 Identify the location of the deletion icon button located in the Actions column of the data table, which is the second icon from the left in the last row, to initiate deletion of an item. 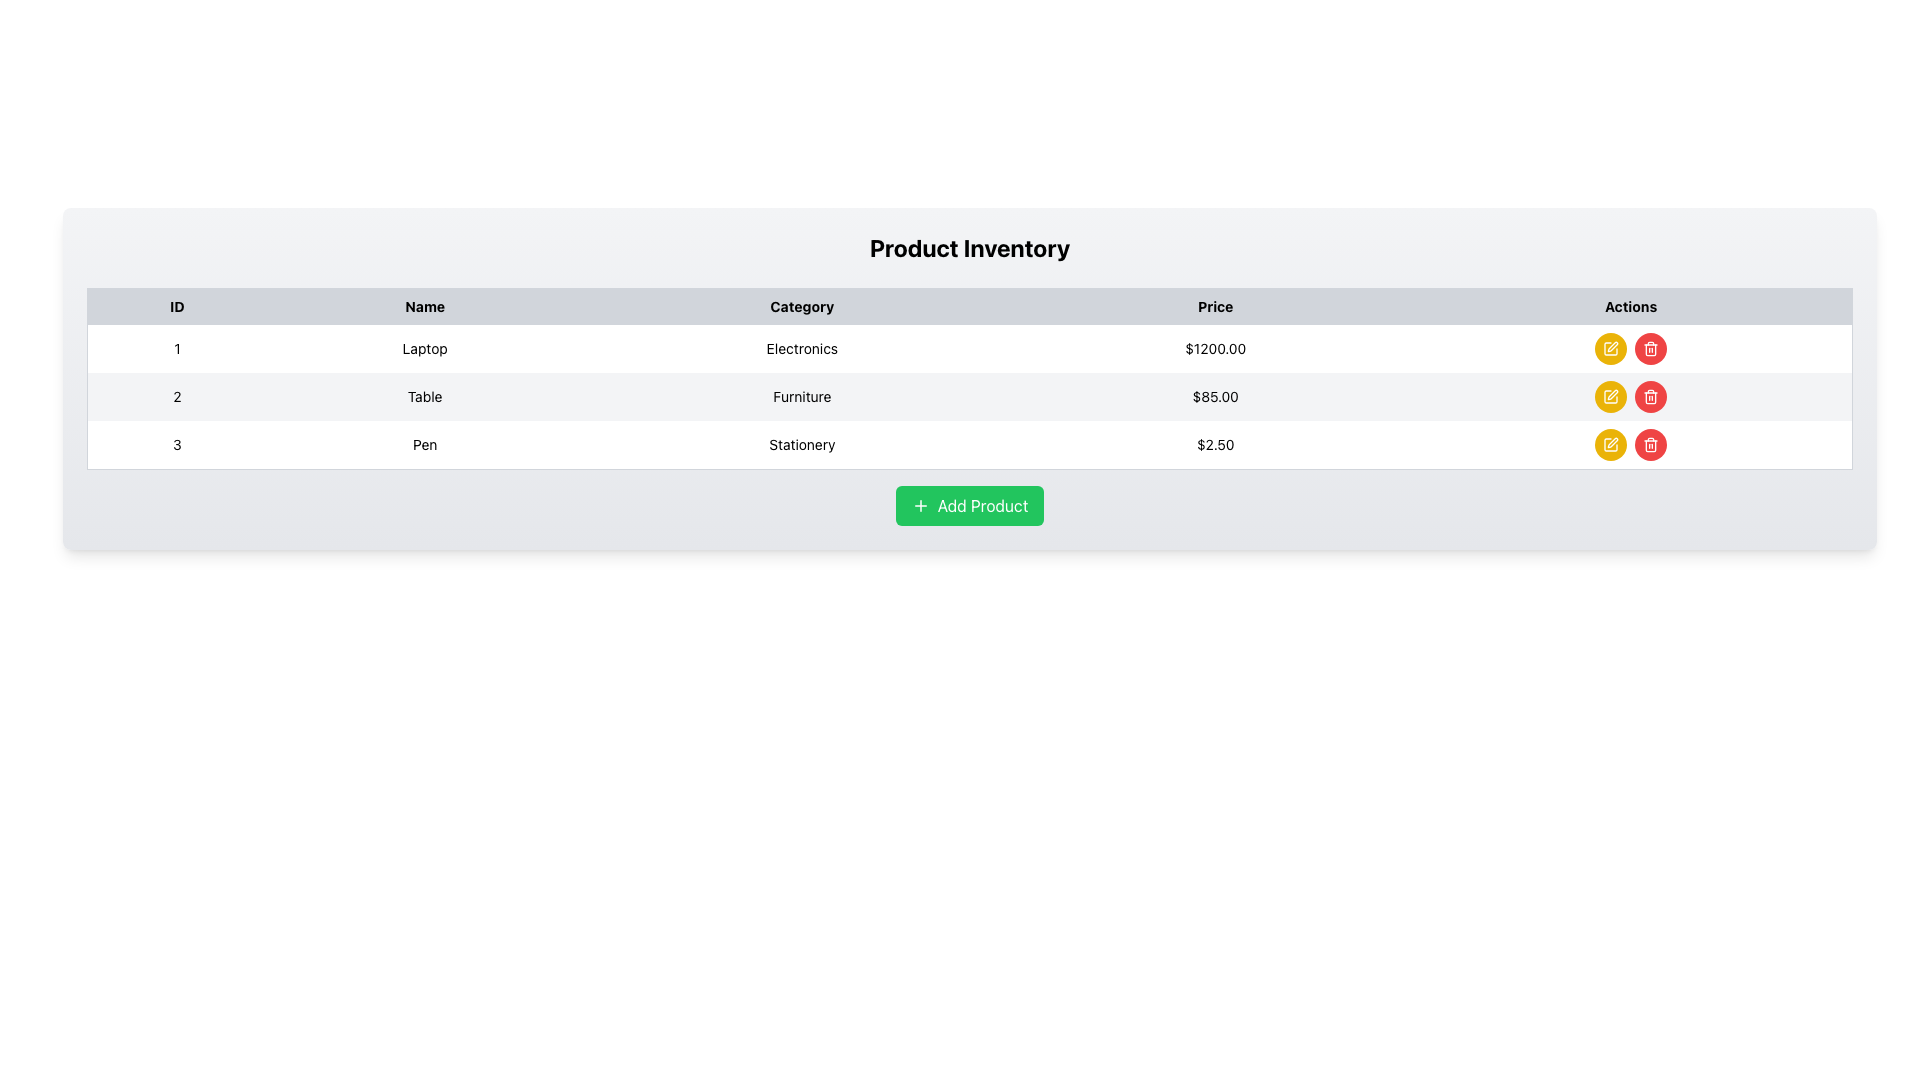
(1651, 347).